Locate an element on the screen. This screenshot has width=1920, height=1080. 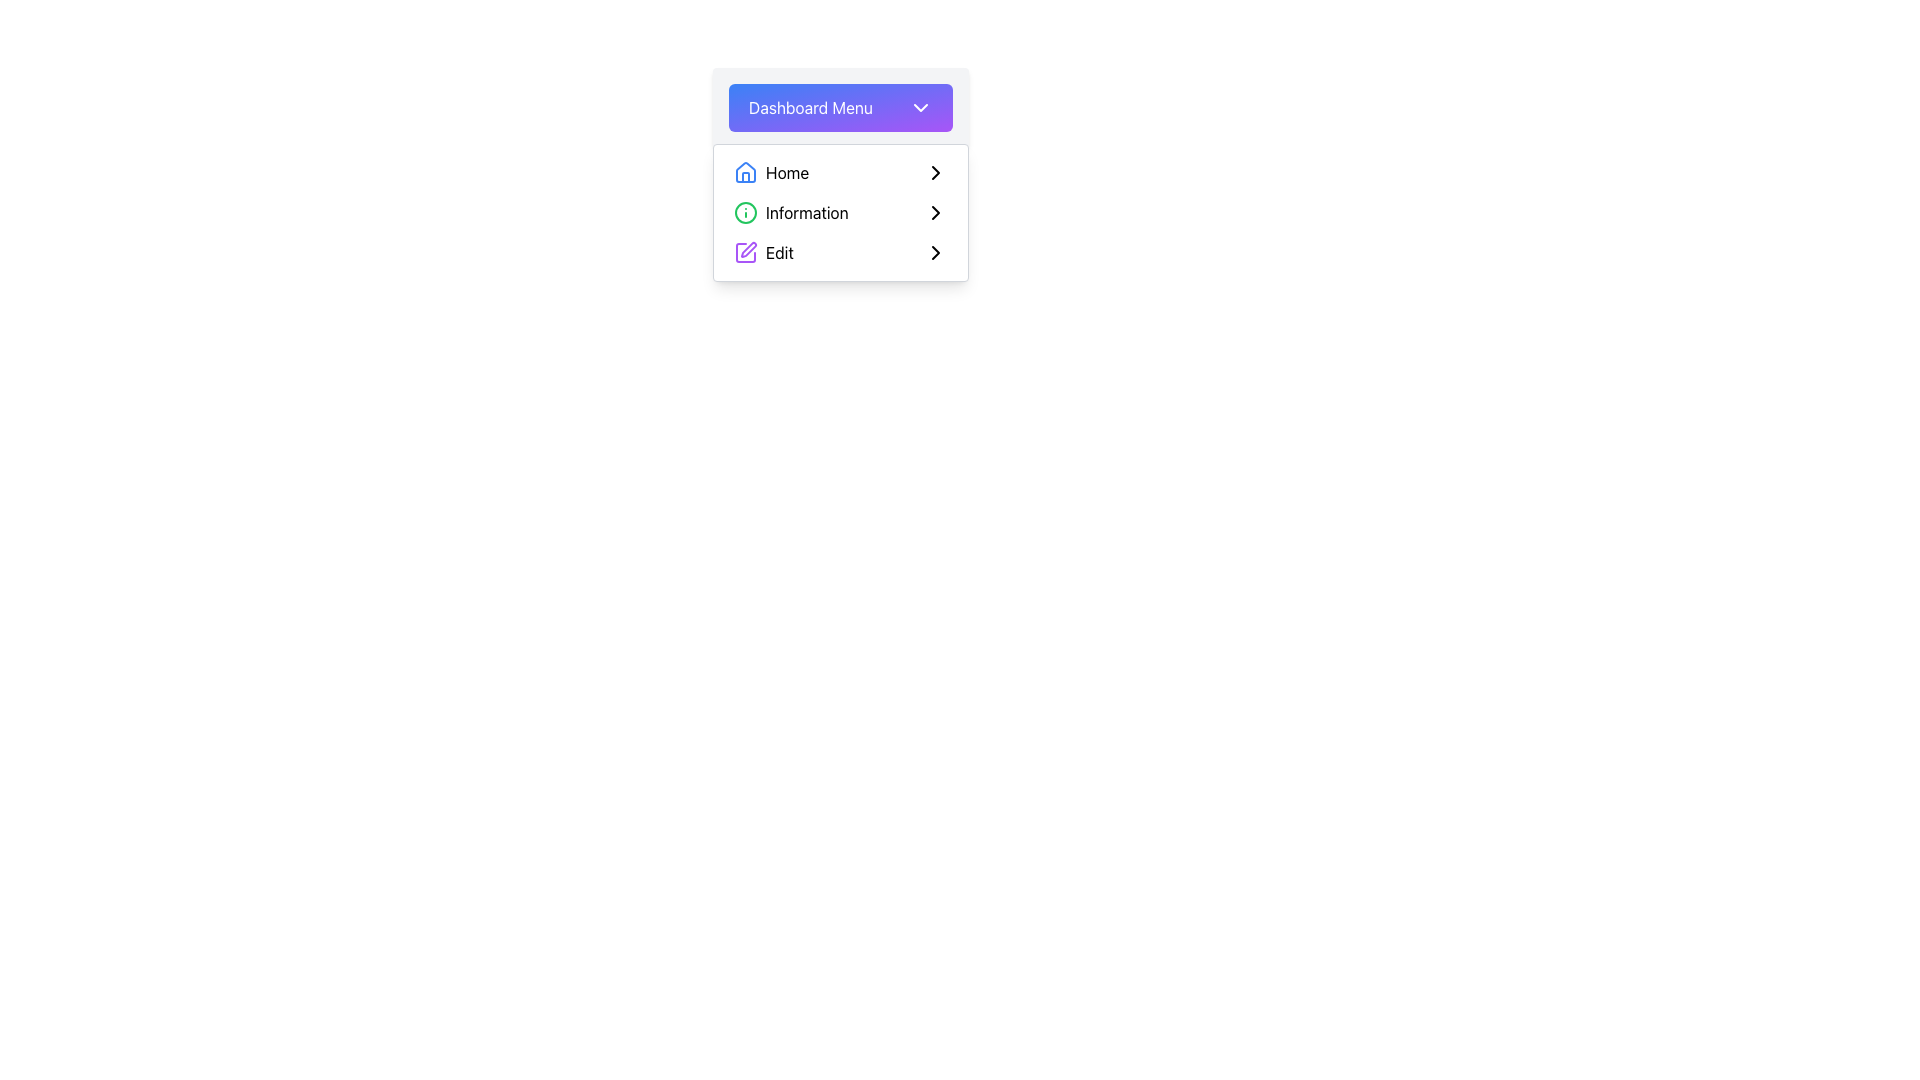
the 'Dashboard Menu' button with a gradient background is located at coordinates (840, 108).